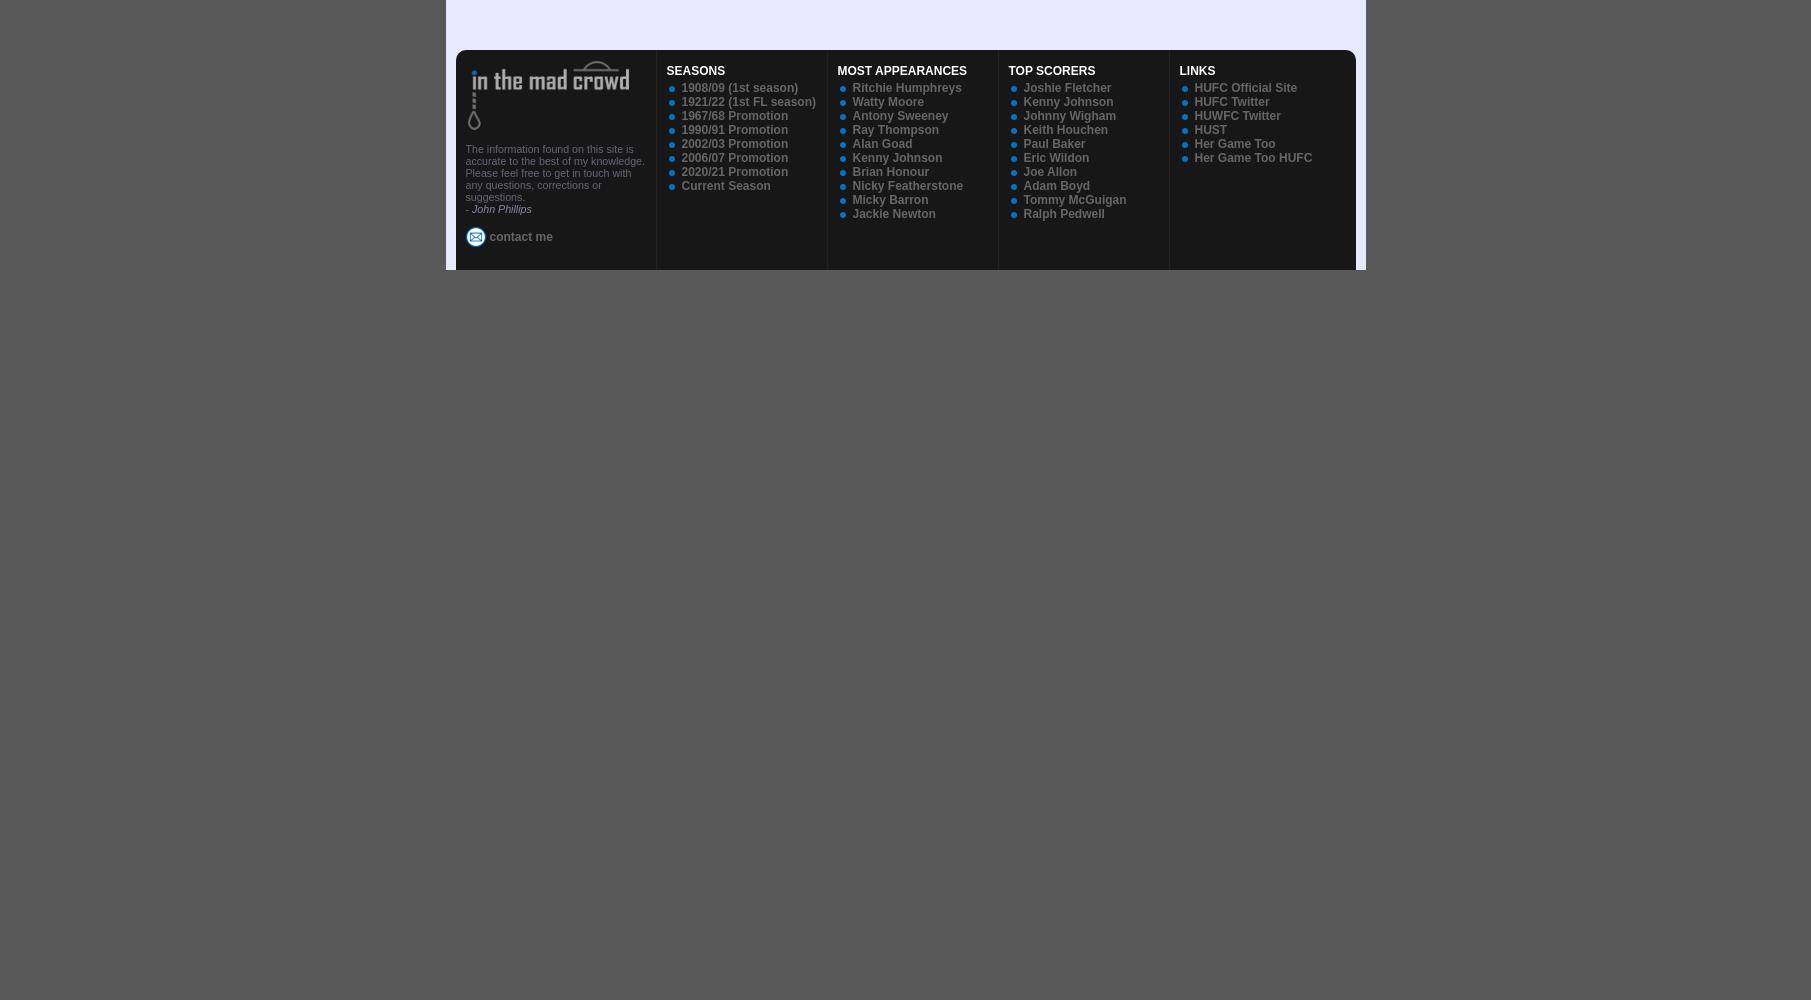 This screenshot has width=1811, height=1000. What do you see at coordinates (1067, 87) in the screenshot?
I see `'Joshie Fletcher'` at bounding box center [1067, 87].